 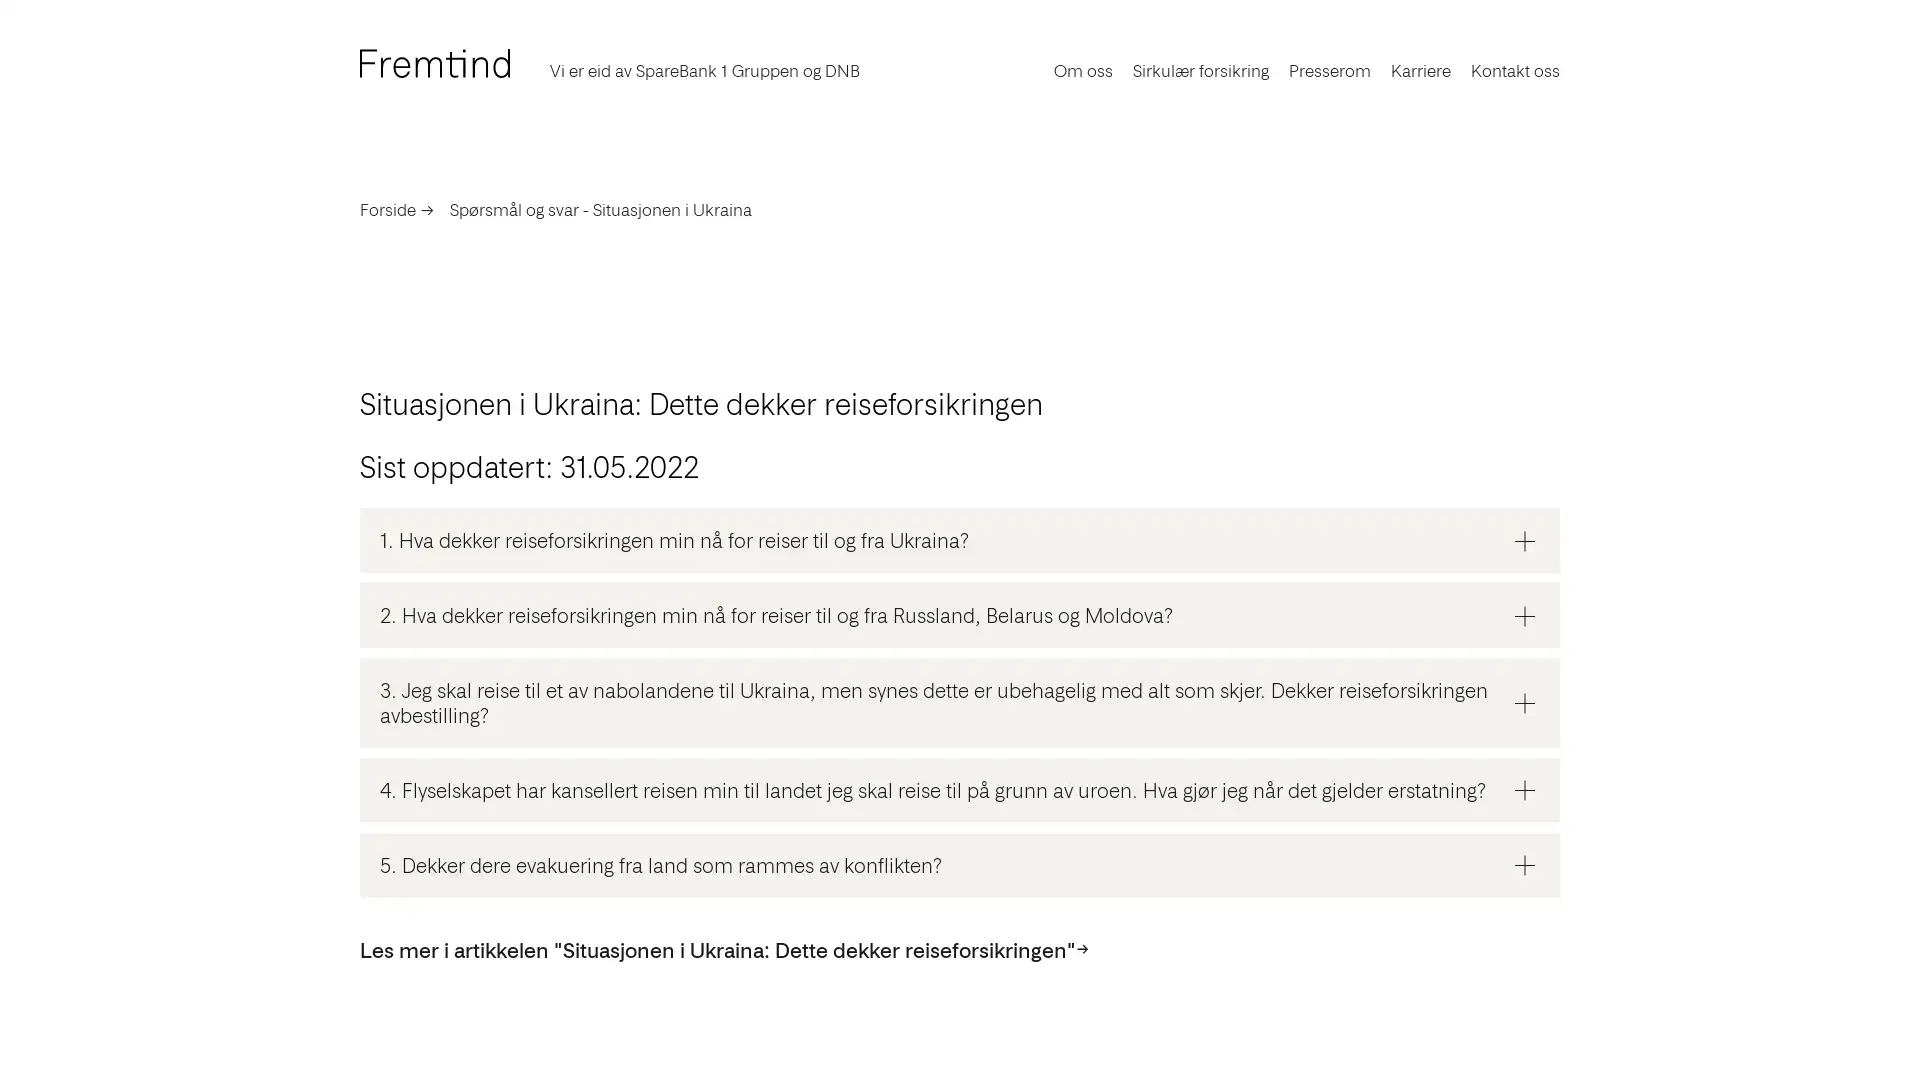 What do you see at coordinates (960, 701) in the screenshot?
I see `3. Jeg skal reise til et av nabolandene til Ukraina, men synes dette er ubehagelig med alt som skjer. Dekker reiseforsikringen avbestilling?` at bounding box center [960, 701].